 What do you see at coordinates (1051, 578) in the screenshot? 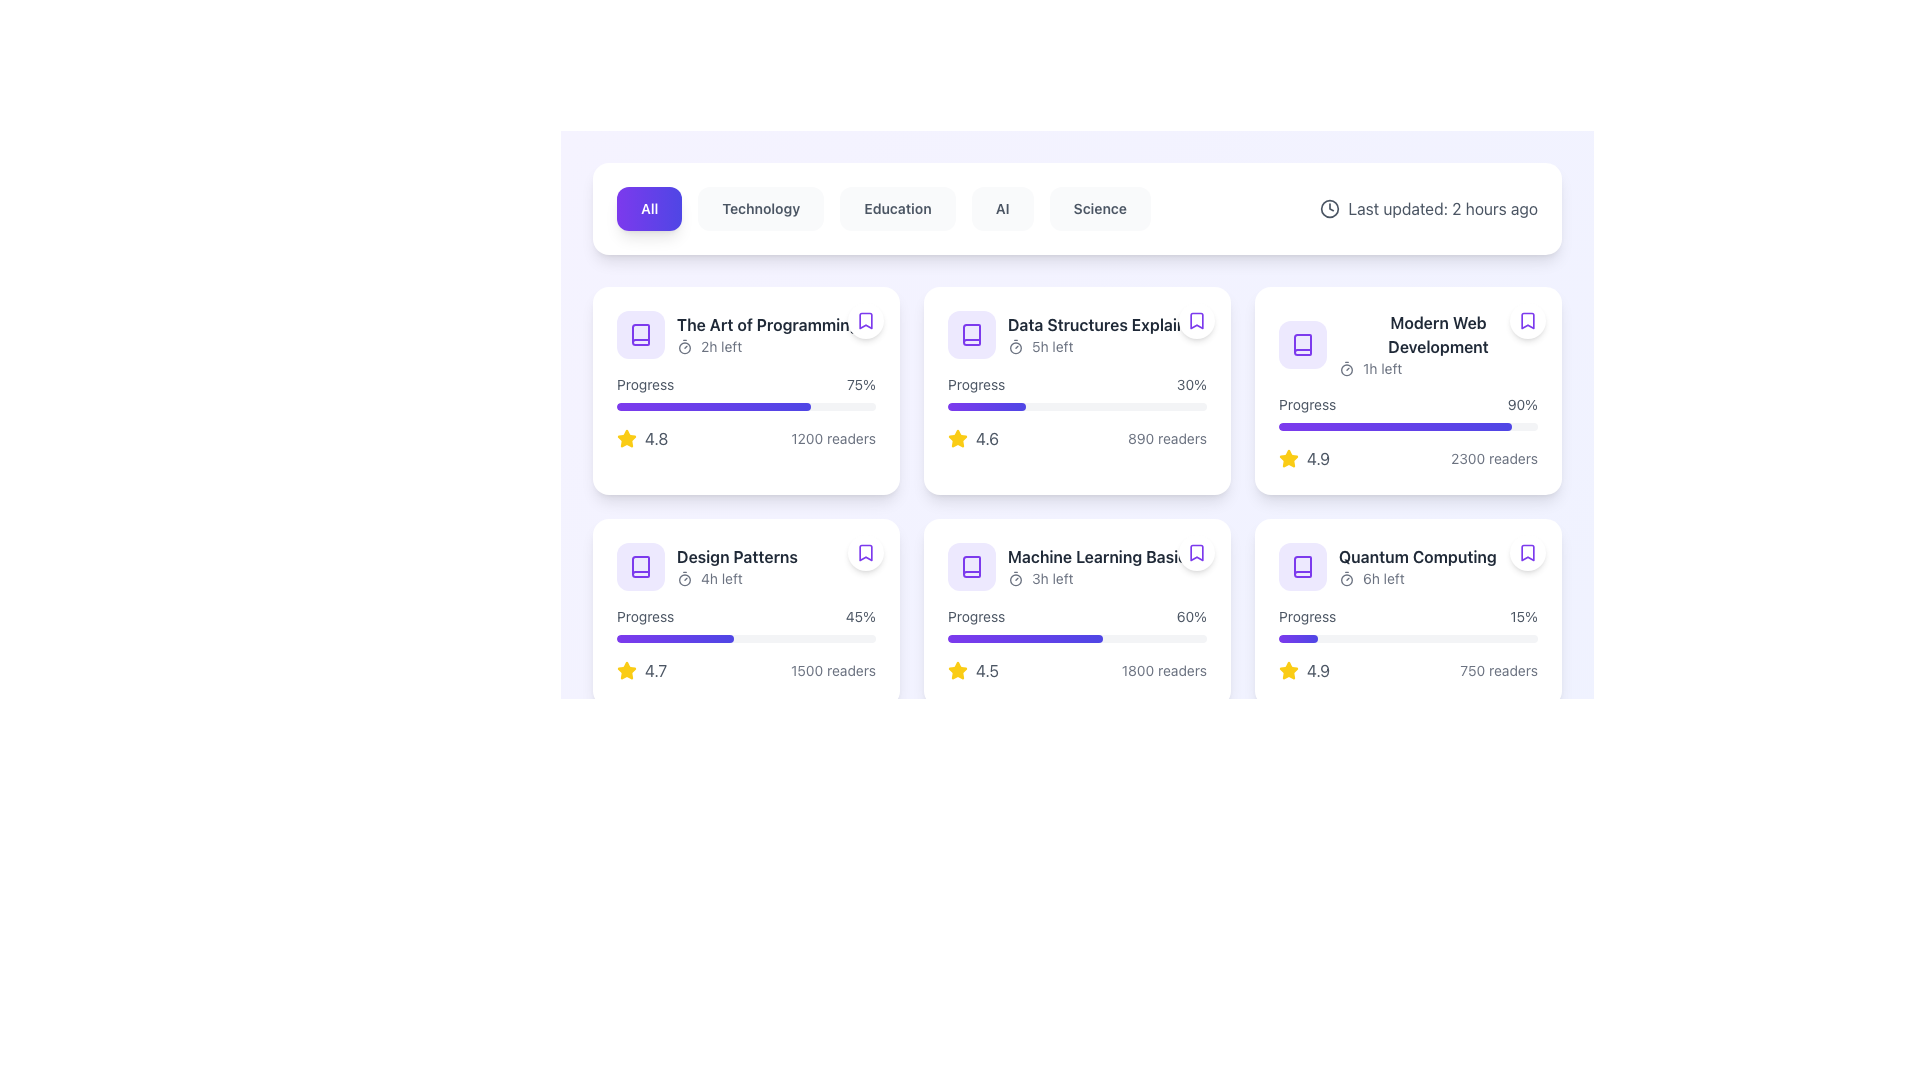
I see `the static text displaying '3h left', which is styled with a gray font color and is part of a time indicator located under the title 'Machine Learning Basics' in the third card of the second row` at bounding box center [1051, 578].